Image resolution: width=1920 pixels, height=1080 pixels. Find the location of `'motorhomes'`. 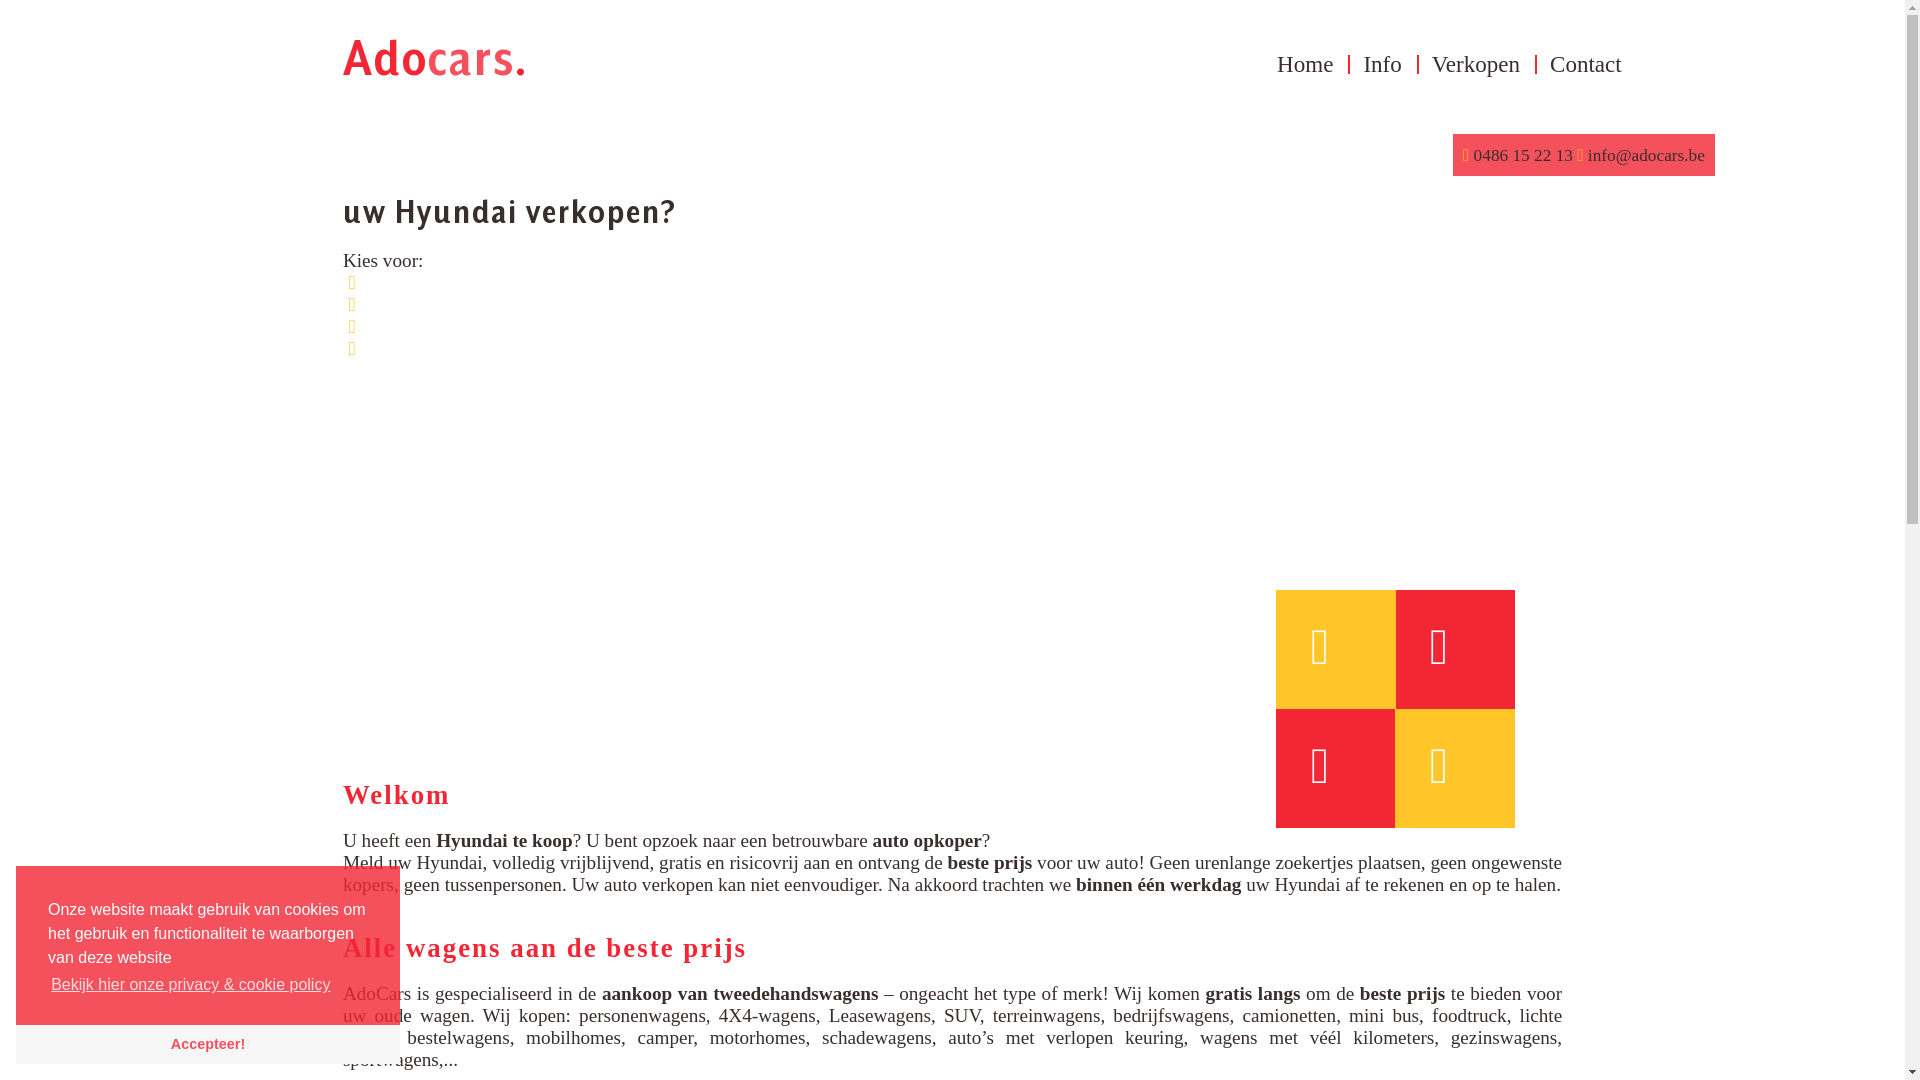

'motorhomes' is located at coordinates (757, 1036).